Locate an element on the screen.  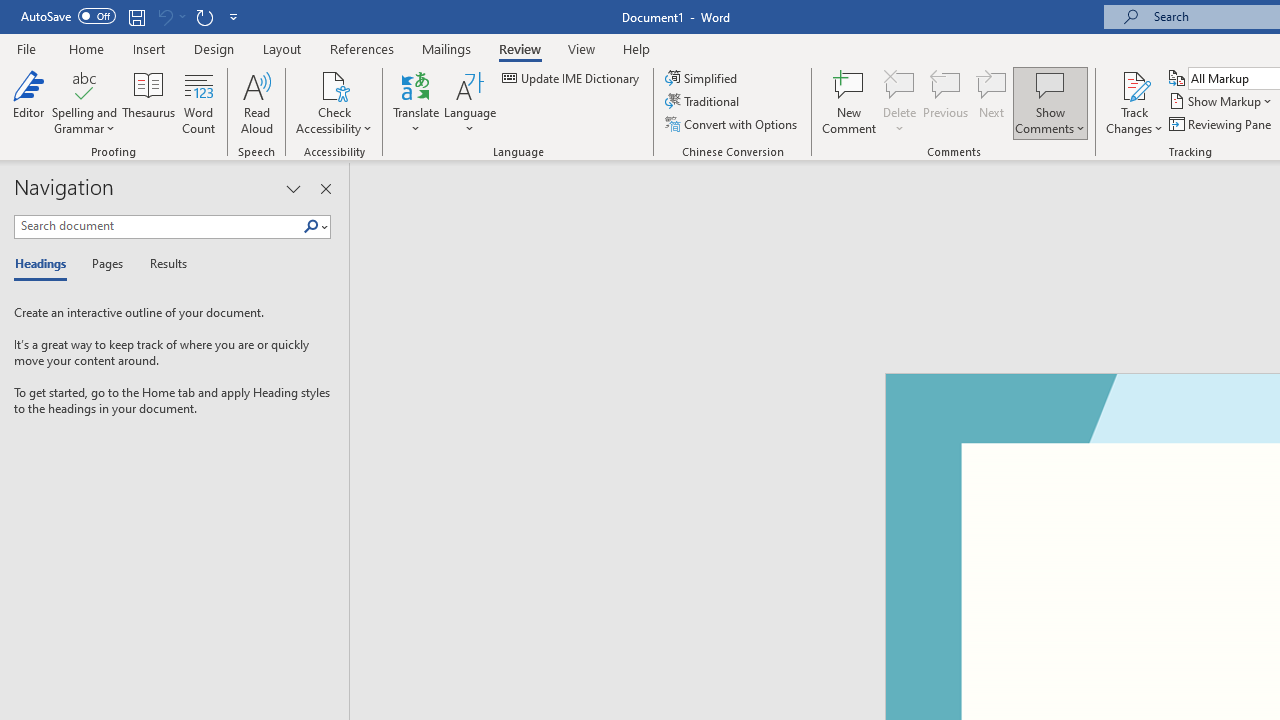
'Word Count' is located at coordinates (199, 103).